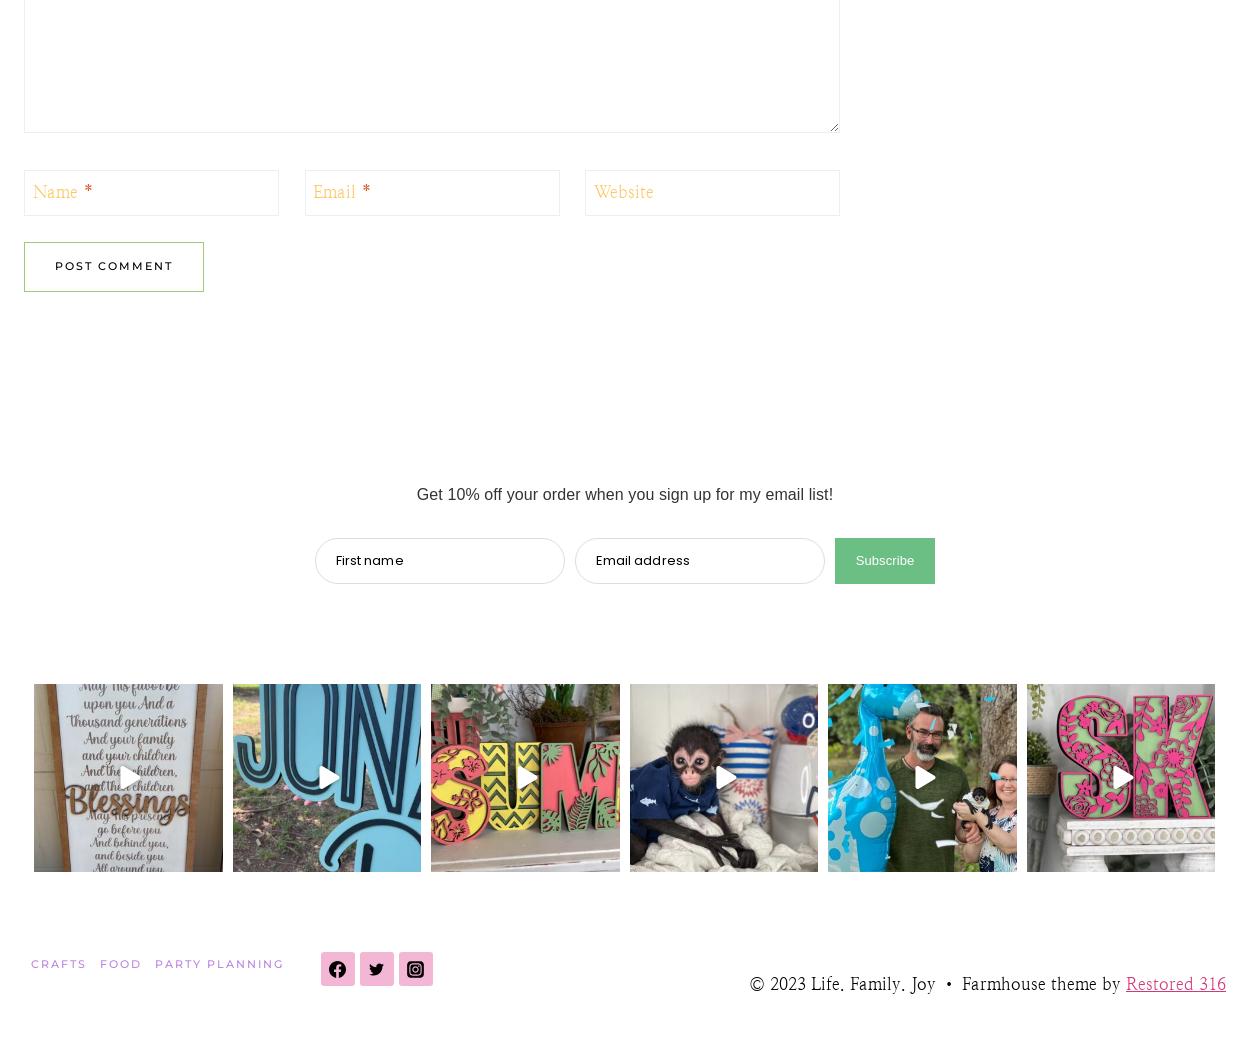 Image resolution: width=1250 pixels, height=1044 pixels. What do you see at coordinates (1176, 983) in the screenshot?
I see `'Restored 316'` at bounding box center [1176, 983].